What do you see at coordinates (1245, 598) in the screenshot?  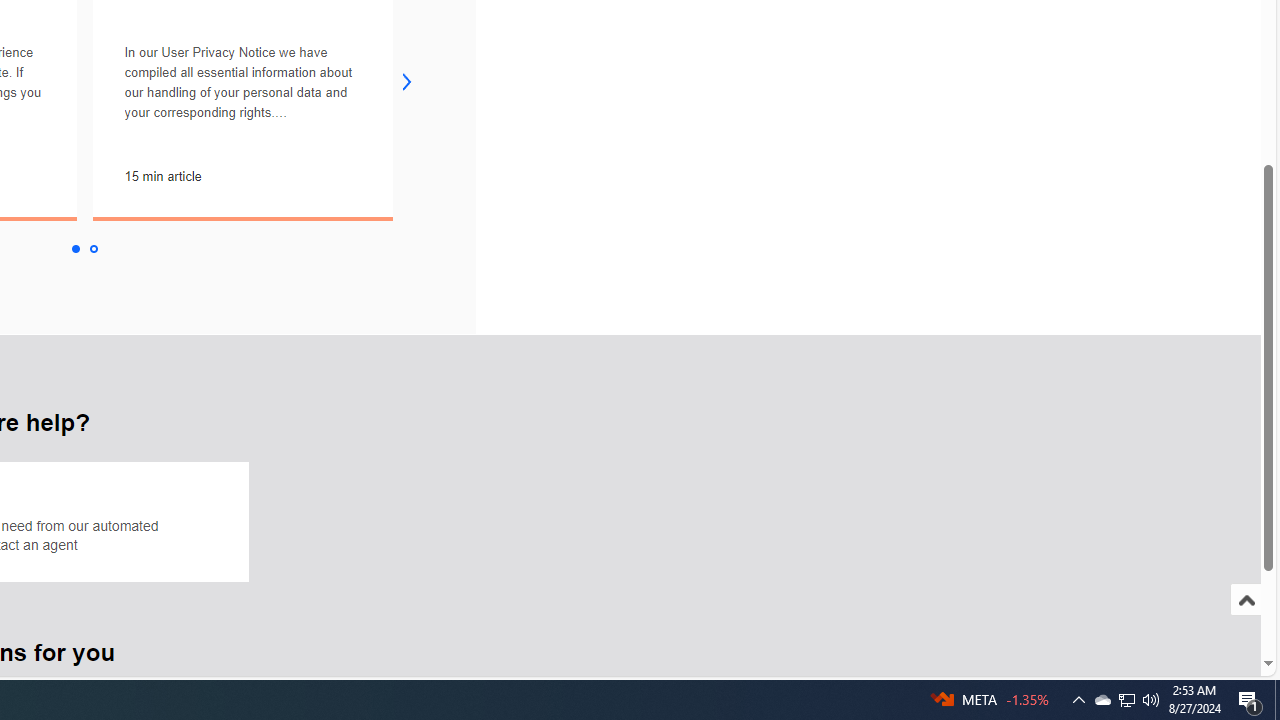 I see `'Scroll to top'` at bounding box center [1245, 598].